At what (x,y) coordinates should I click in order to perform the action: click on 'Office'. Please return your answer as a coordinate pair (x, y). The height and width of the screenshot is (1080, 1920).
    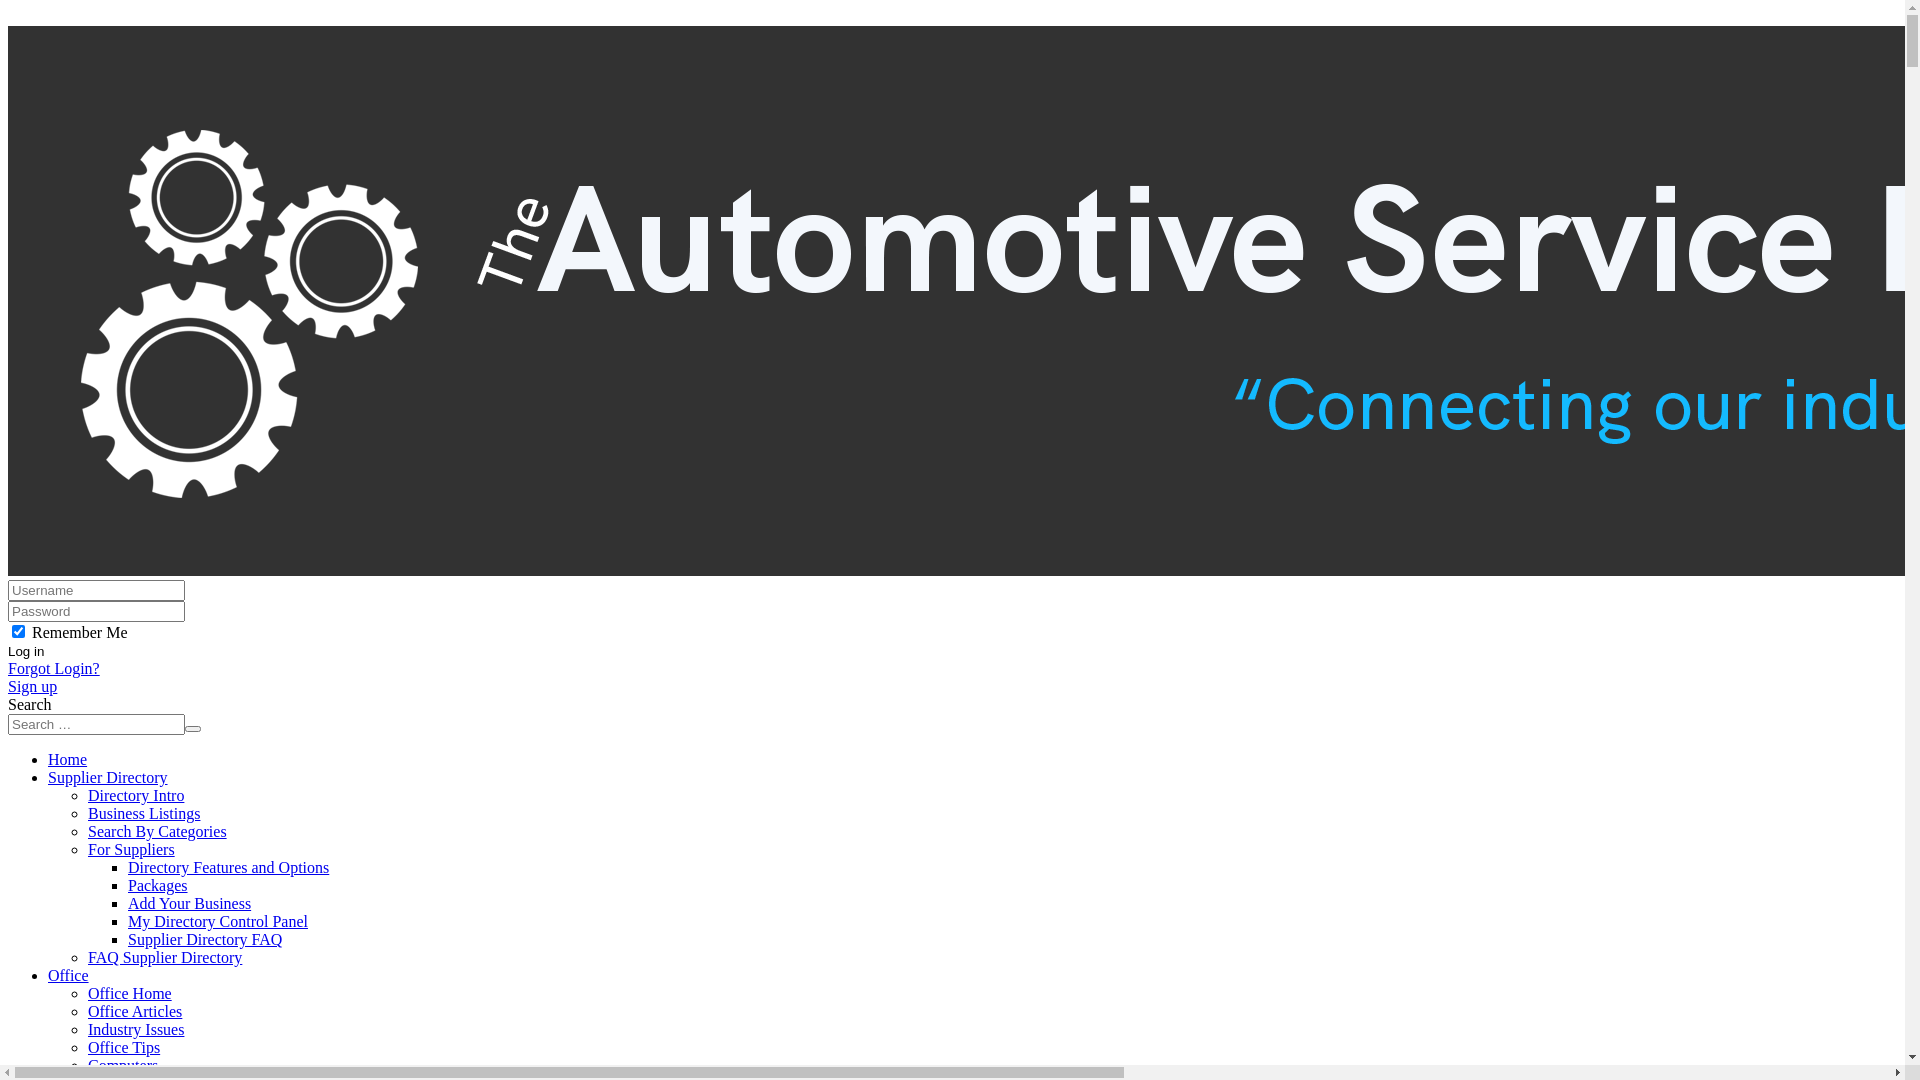
    Looking at the image, I should click on (68, 974).